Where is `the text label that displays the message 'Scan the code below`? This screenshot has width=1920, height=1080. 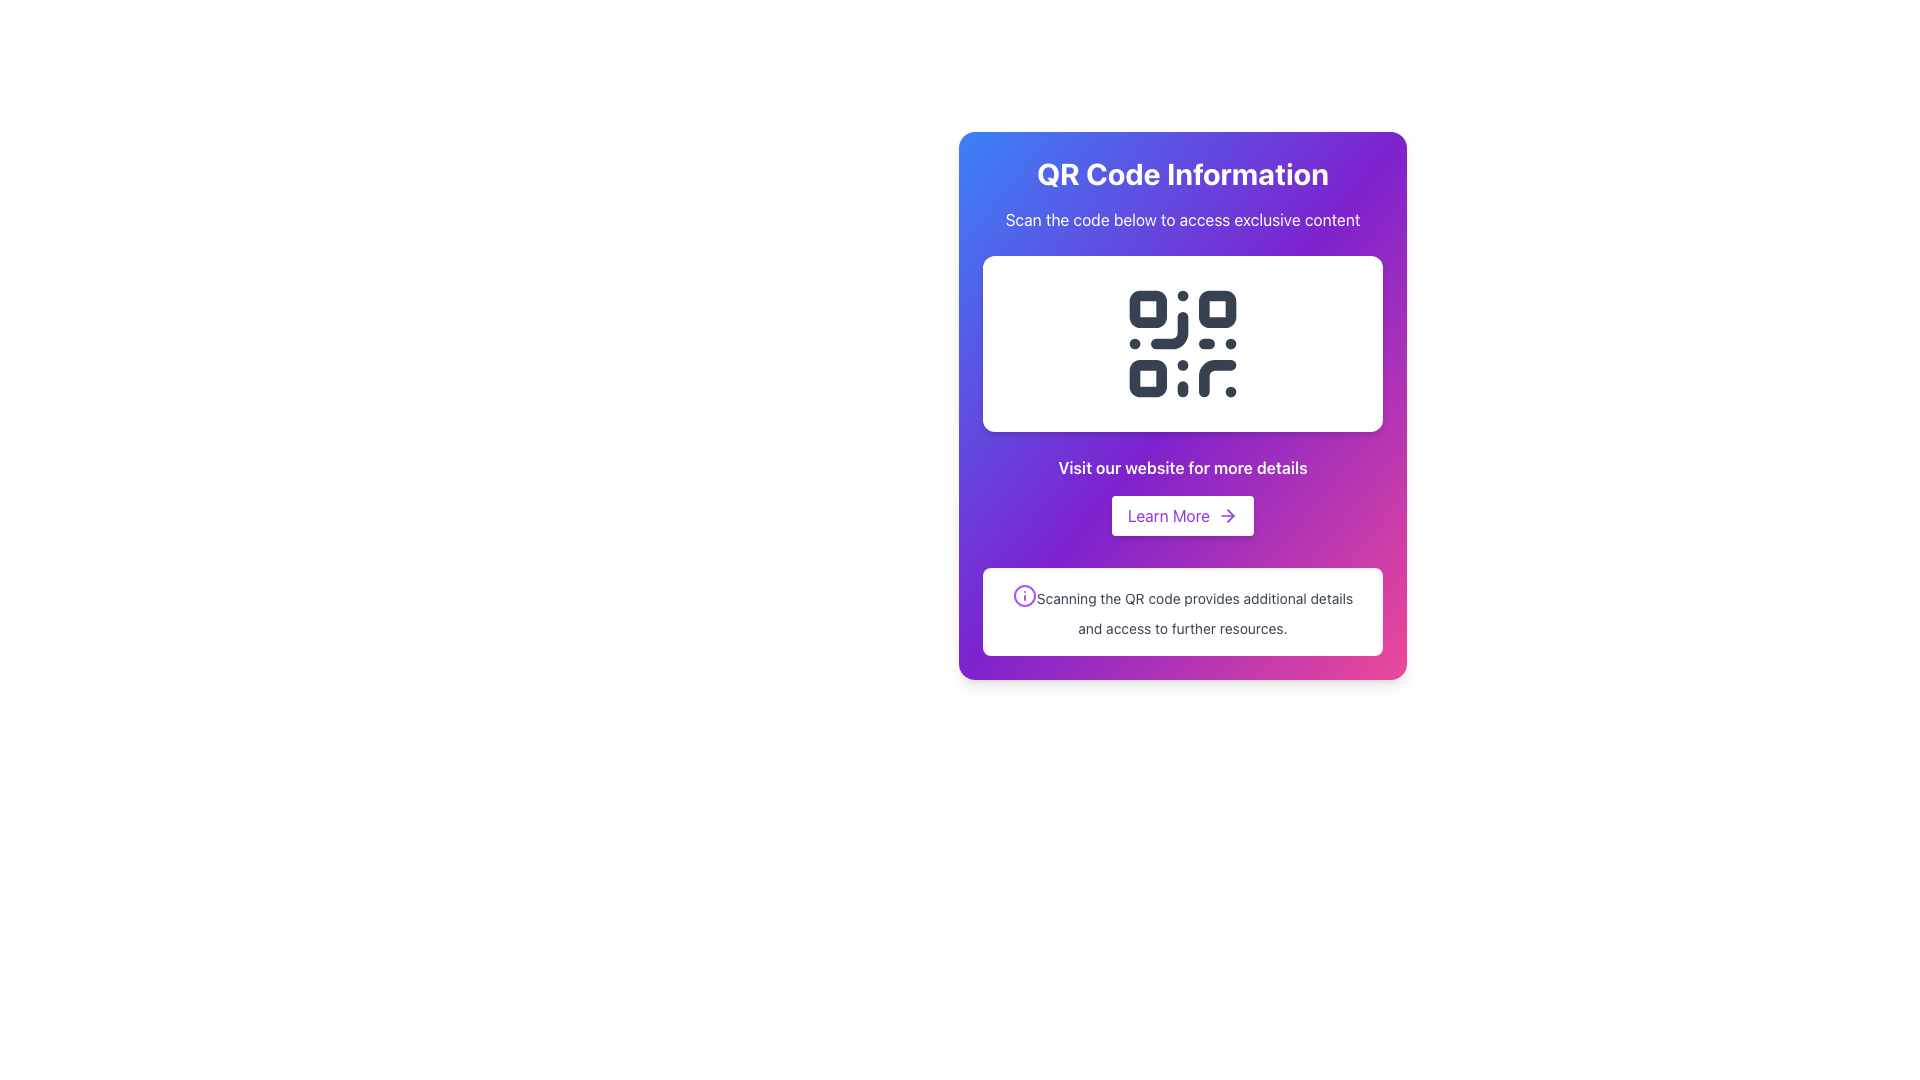 the text label that displays the message 'Scan the code below is located at coordinates (1182, 219).